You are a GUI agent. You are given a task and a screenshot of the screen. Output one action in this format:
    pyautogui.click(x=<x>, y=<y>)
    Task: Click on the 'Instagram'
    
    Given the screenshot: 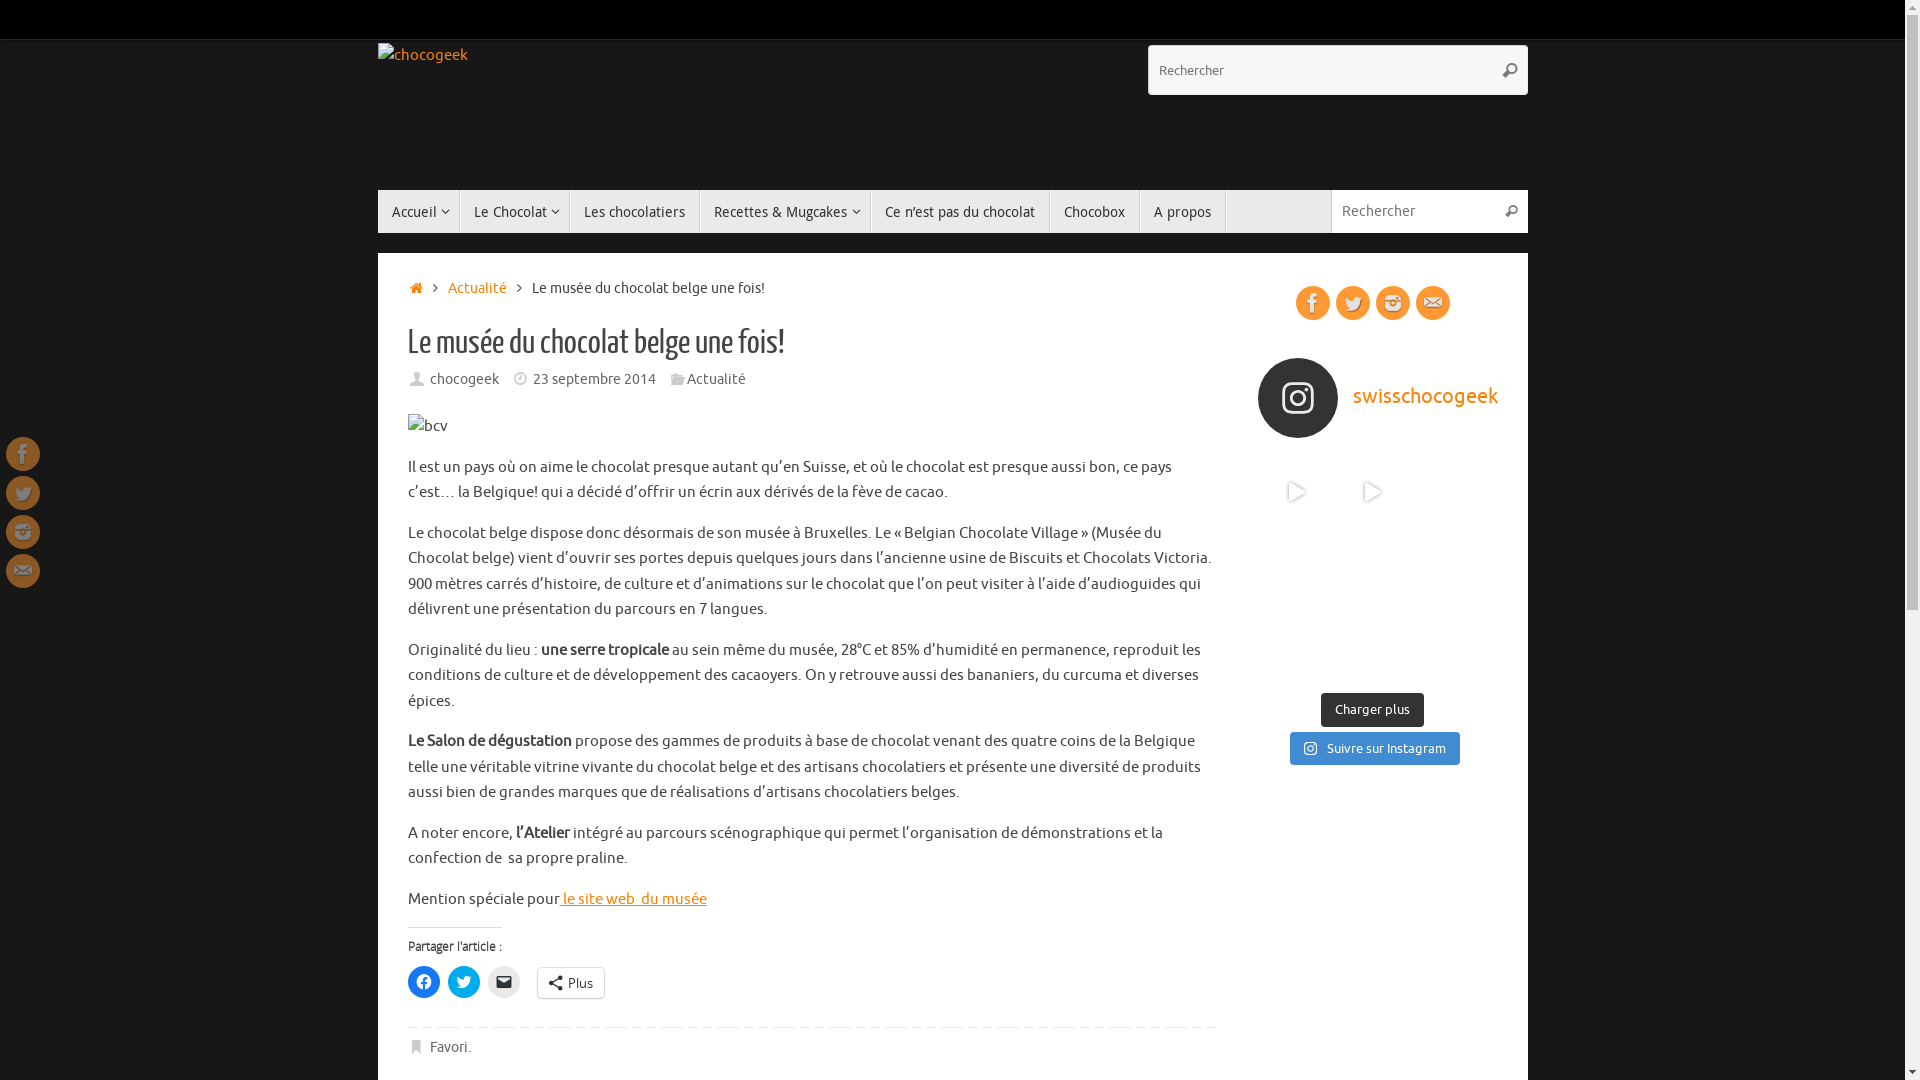 What is the action you would take?
    pyautogui.click(x=1391, y=303)
    